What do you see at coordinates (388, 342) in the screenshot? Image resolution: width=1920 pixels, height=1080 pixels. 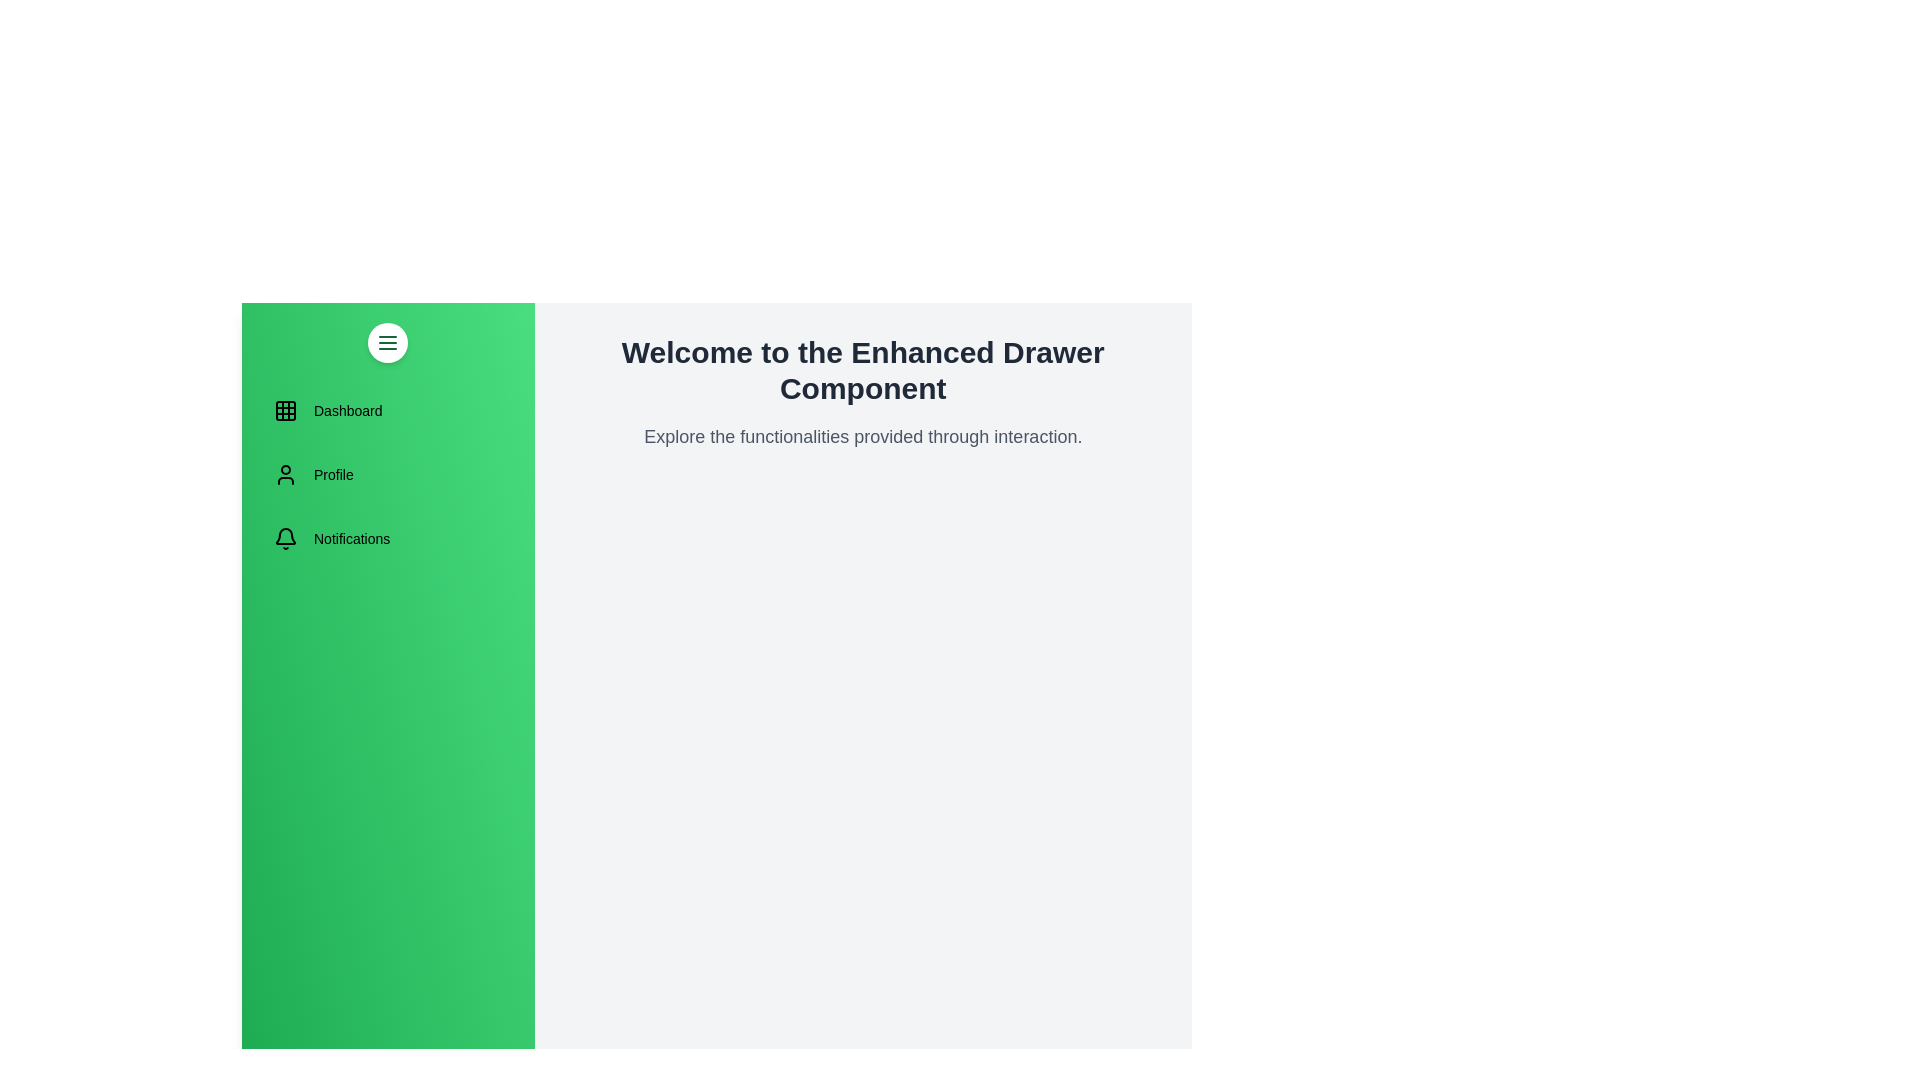 I see `the menu button to toggle the drawer` at bounding box center [388, 342].